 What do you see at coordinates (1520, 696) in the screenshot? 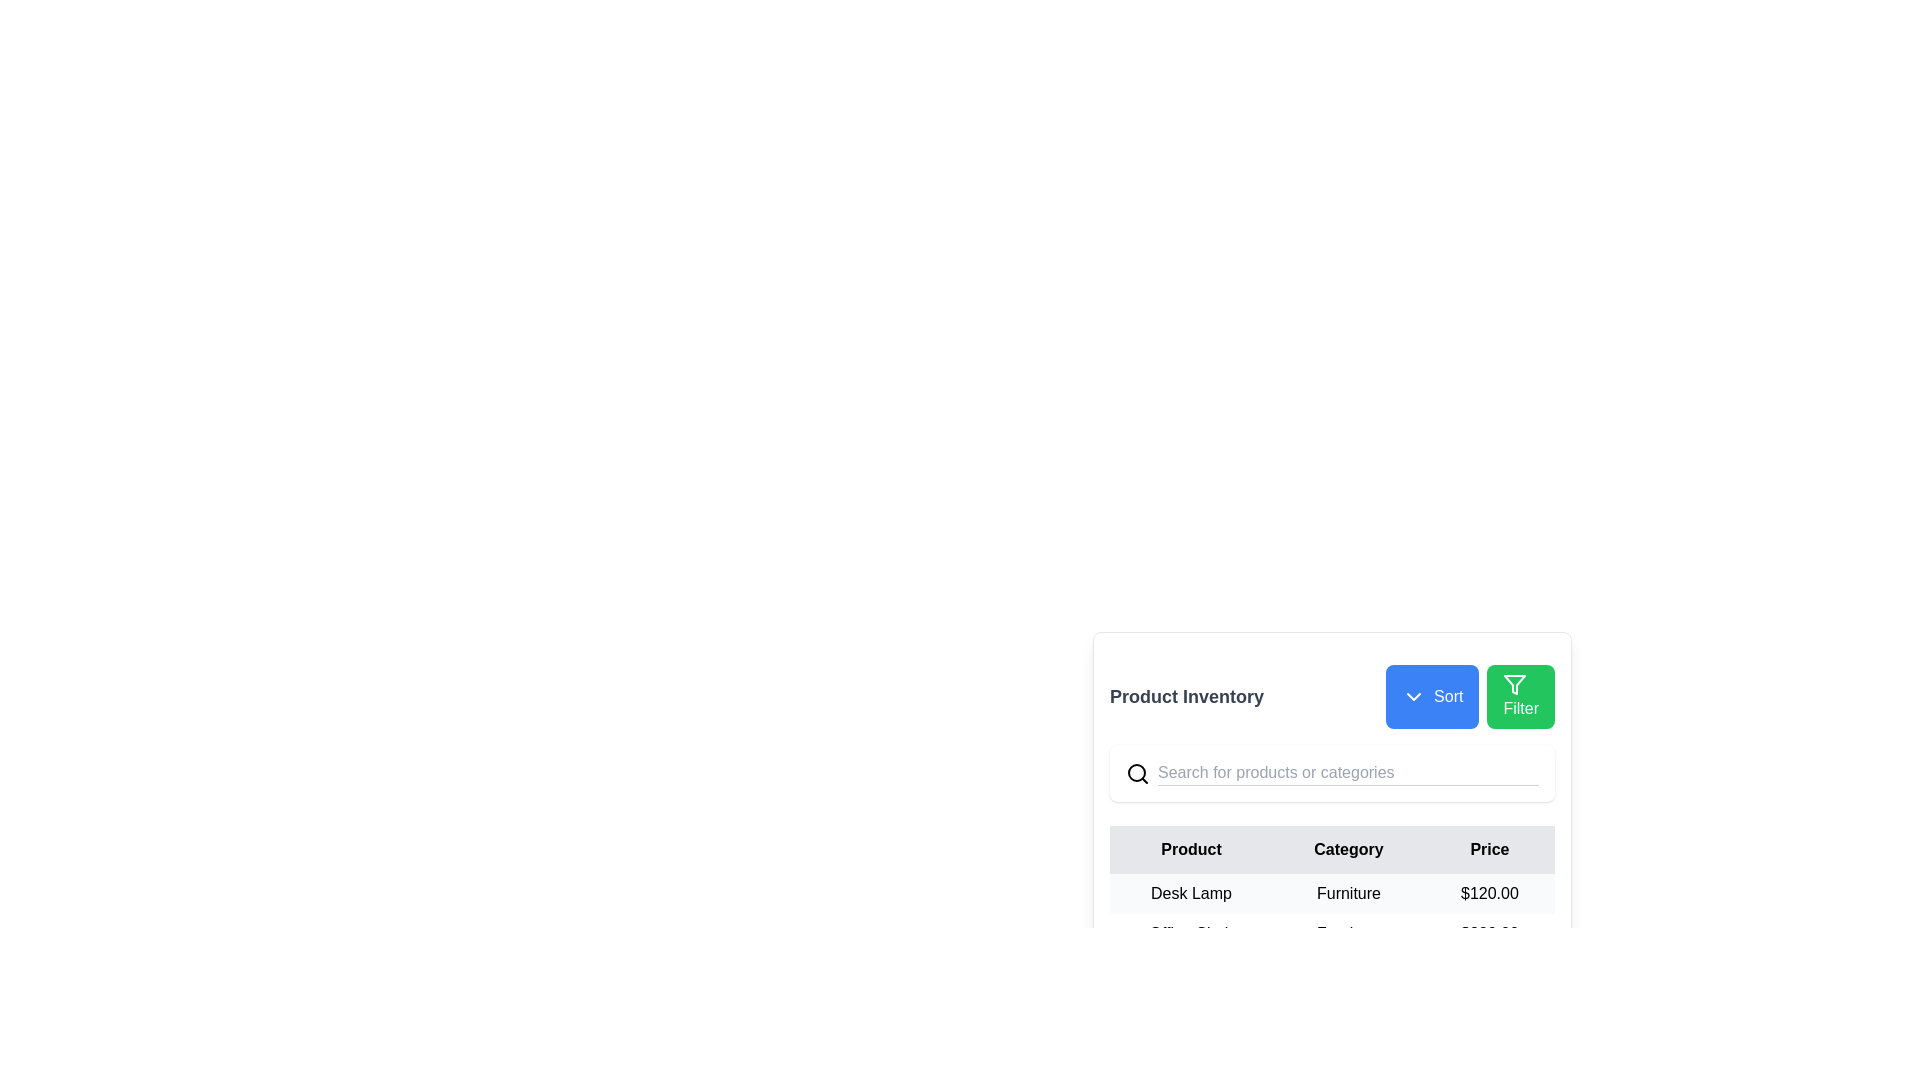
I see `the green 'Filter' button with white text and a filter icon, located at the top-right corner of the product inventory section` at bounding box center [1520, 696].